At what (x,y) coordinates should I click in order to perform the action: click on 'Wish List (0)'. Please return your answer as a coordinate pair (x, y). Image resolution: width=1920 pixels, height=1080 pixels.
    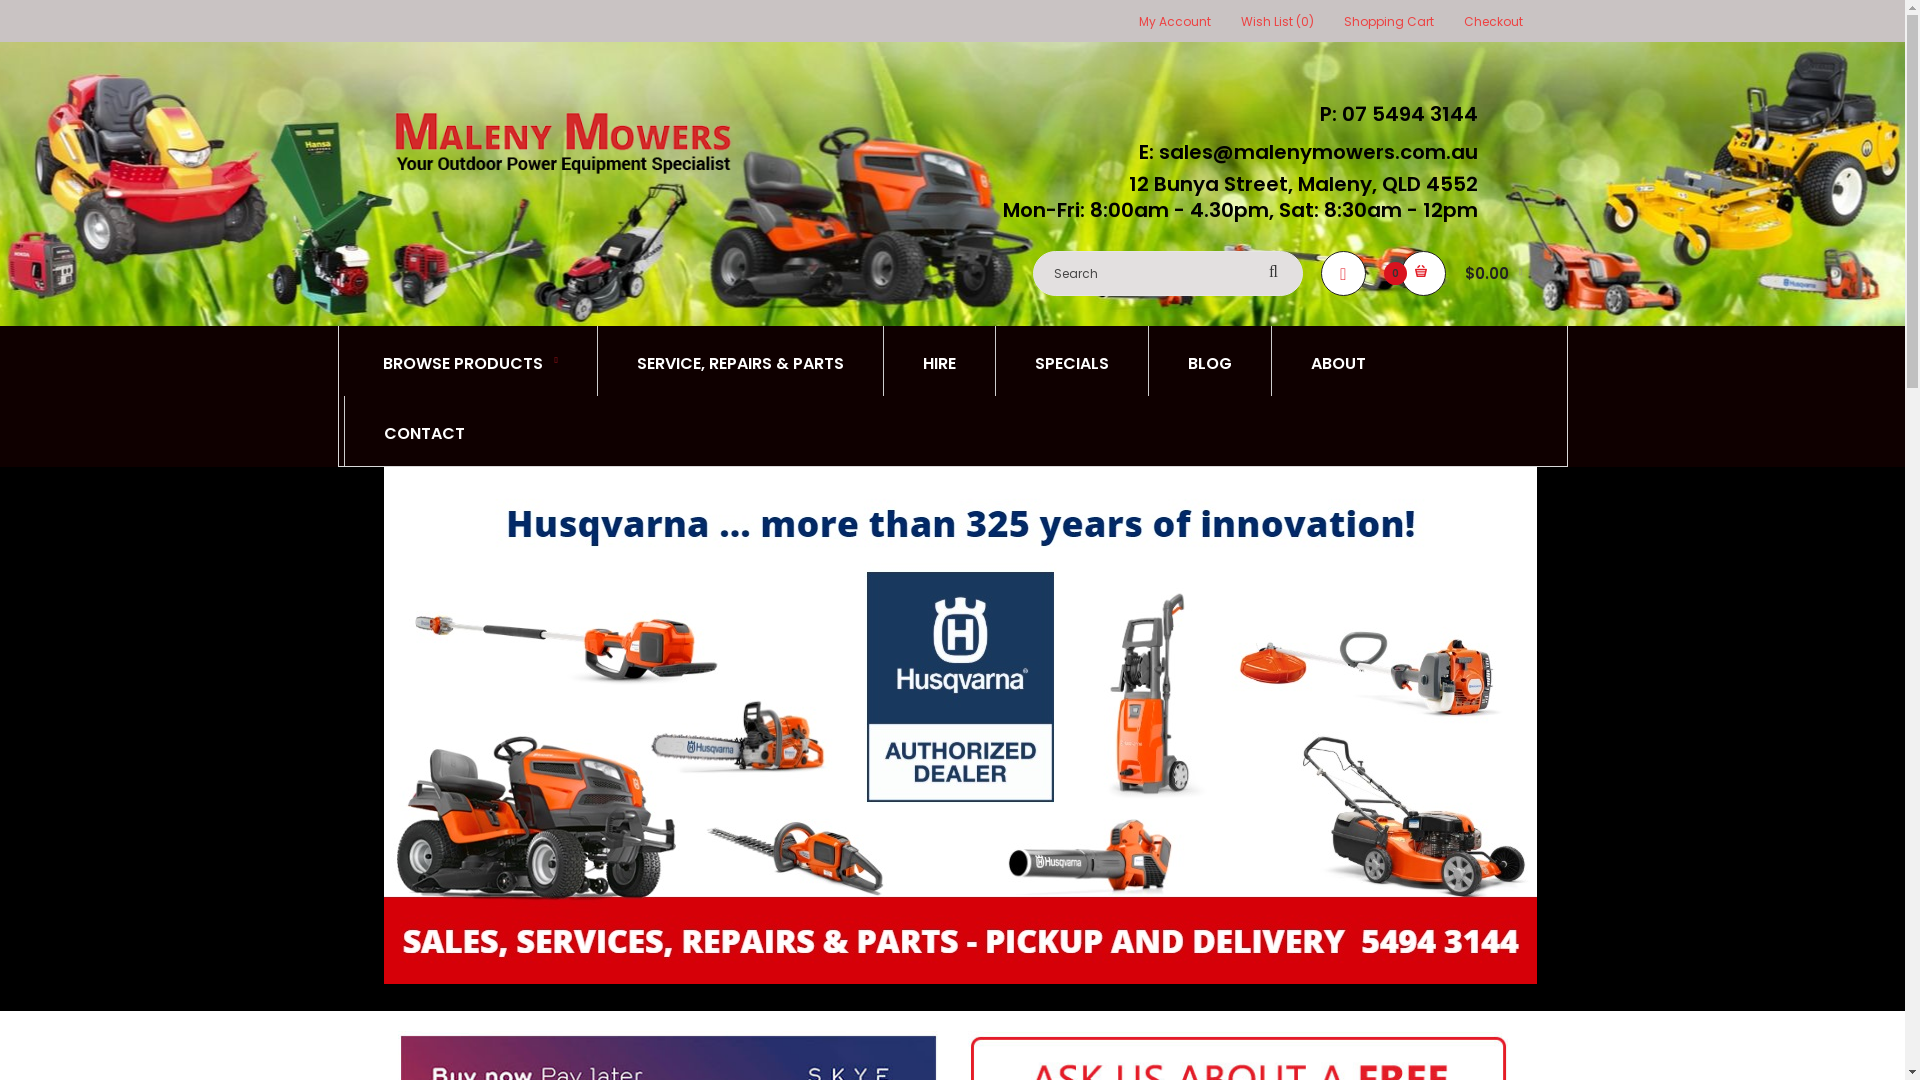
    Looking at the image, I should click on (1275, 21).